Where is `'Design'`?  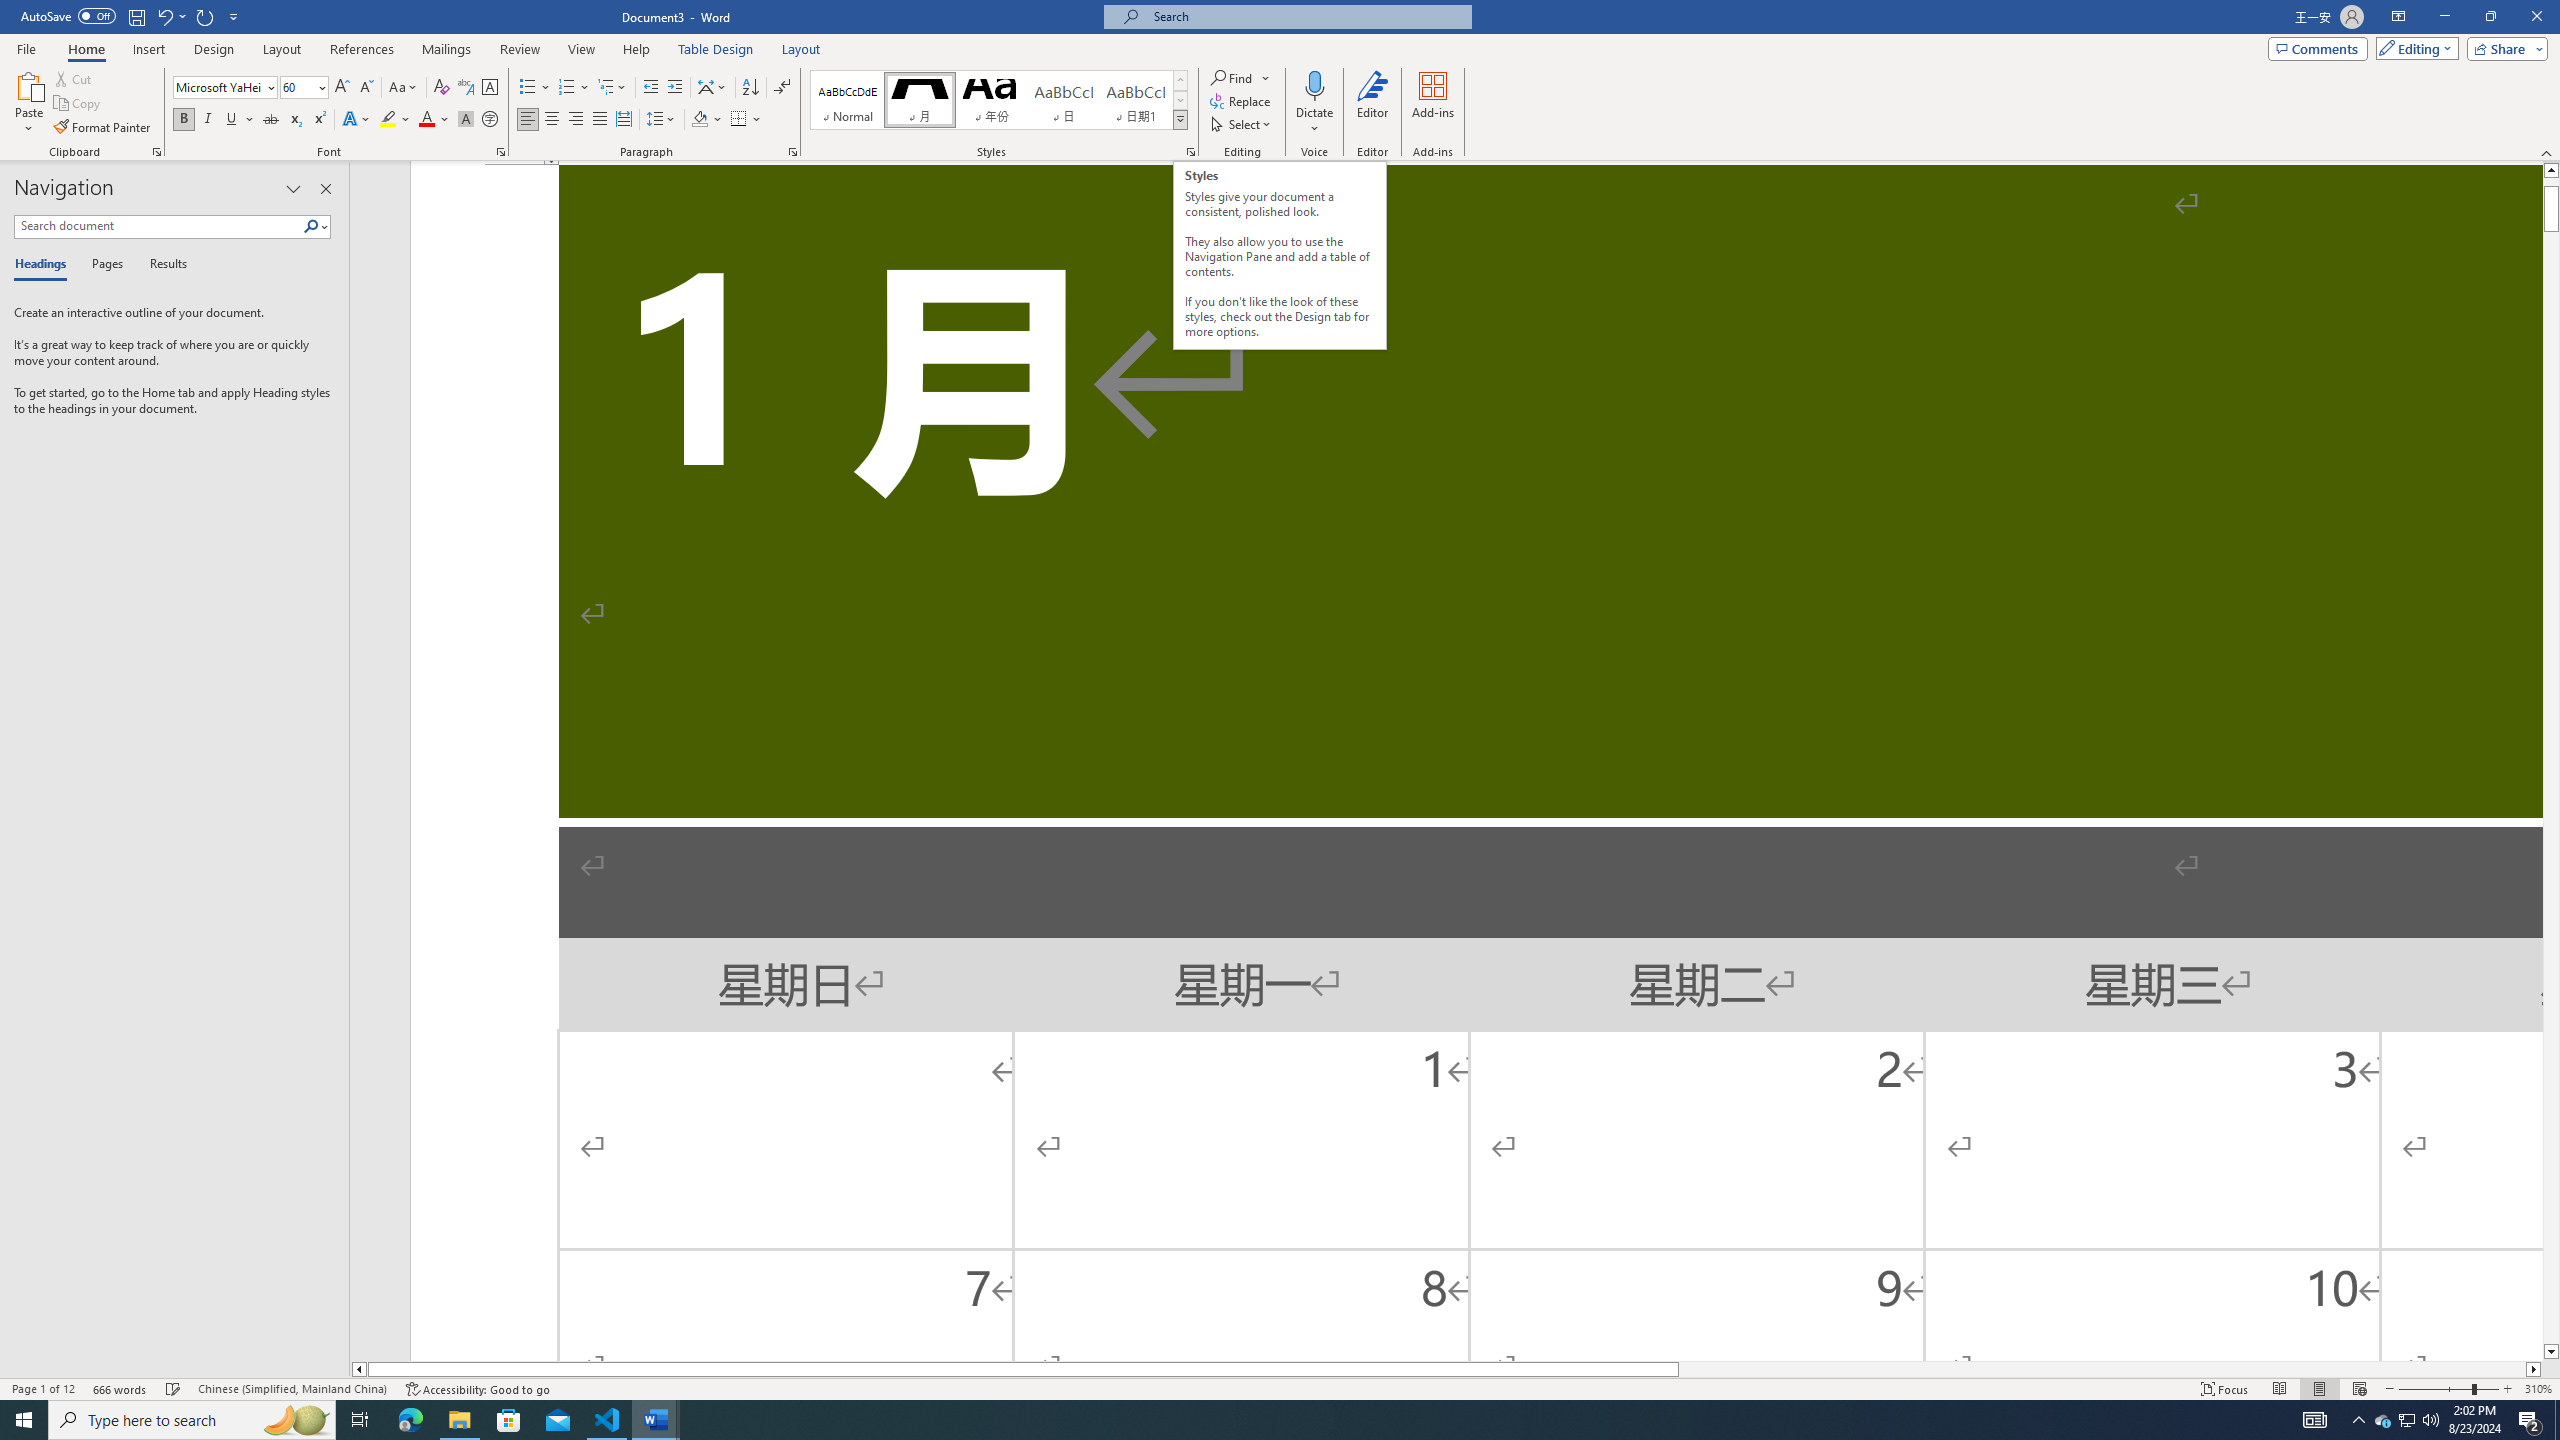
'Design' is located at coordinates (215, 49).